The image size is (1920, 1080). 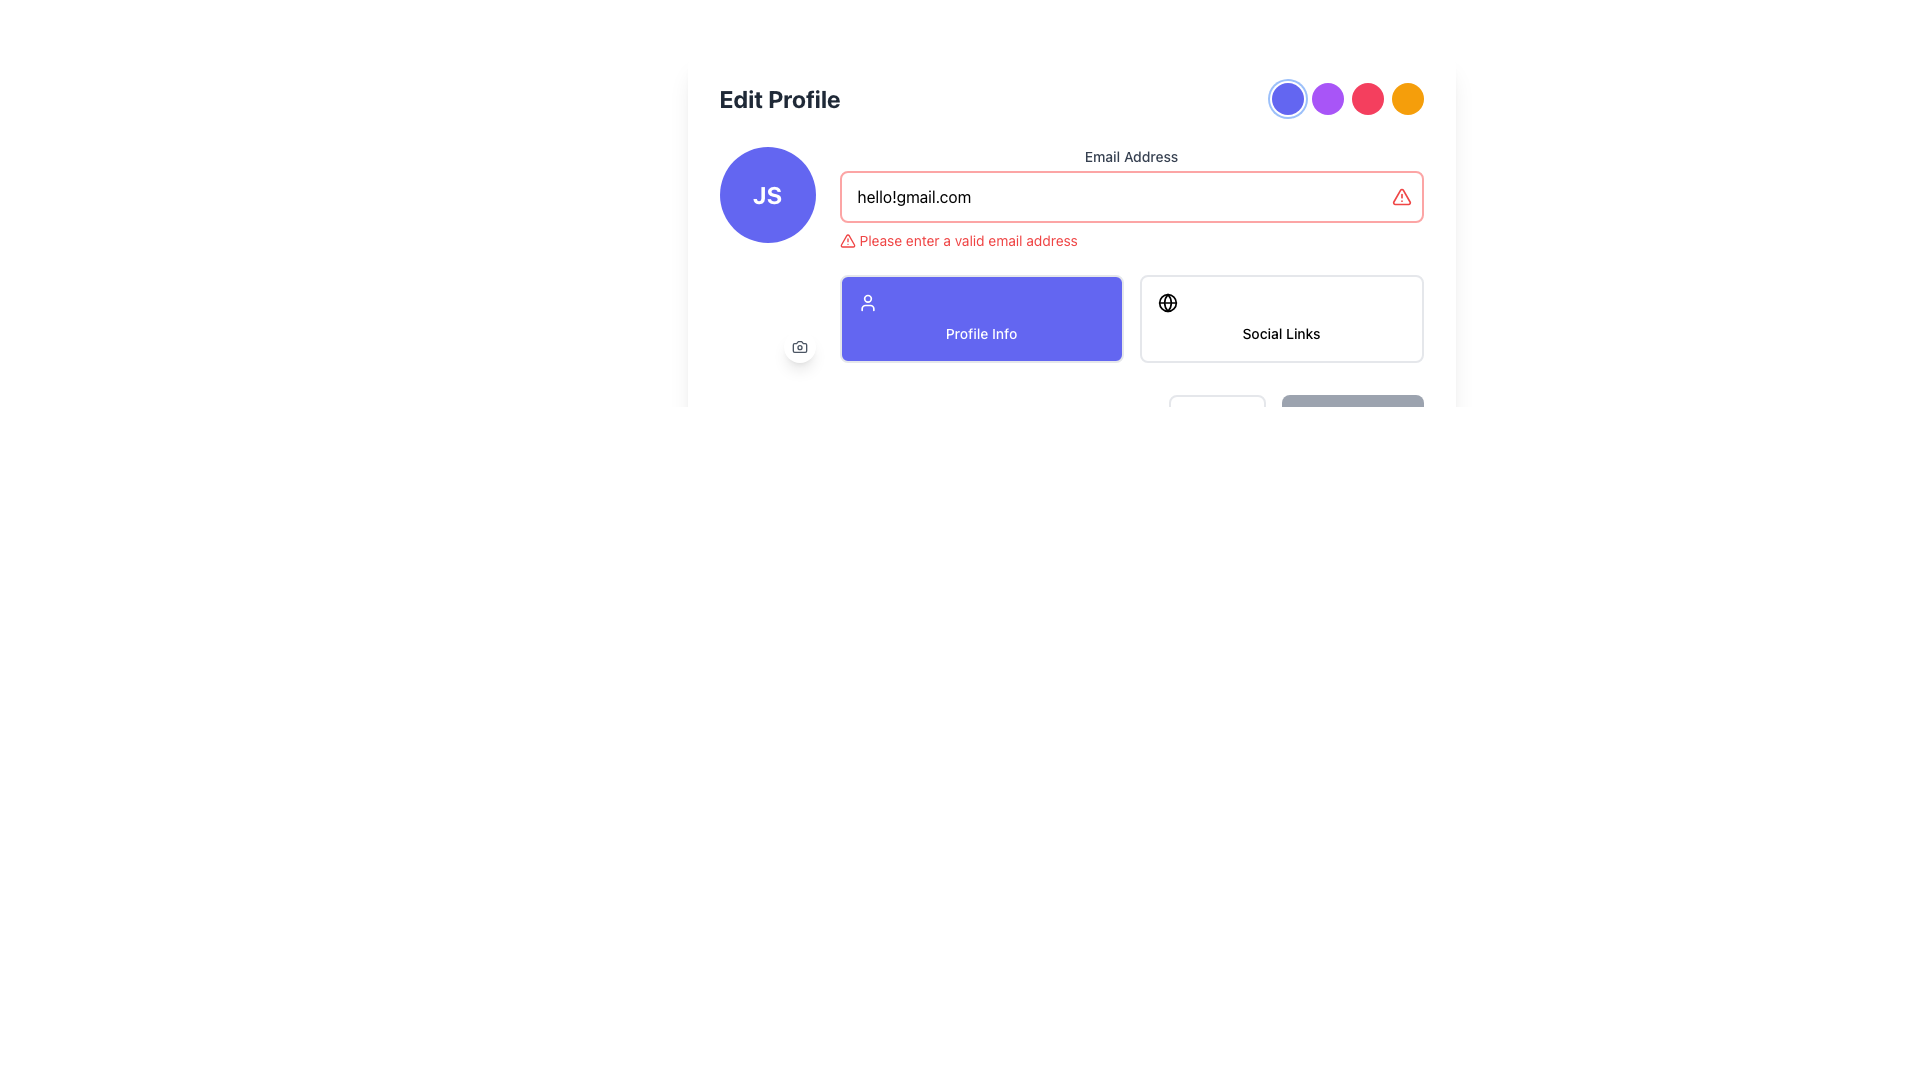 What do you see at coordinates (779, 99) in the screenshot?
I see `the 'Edit Profile' text label` at bounding box center [779, 99].